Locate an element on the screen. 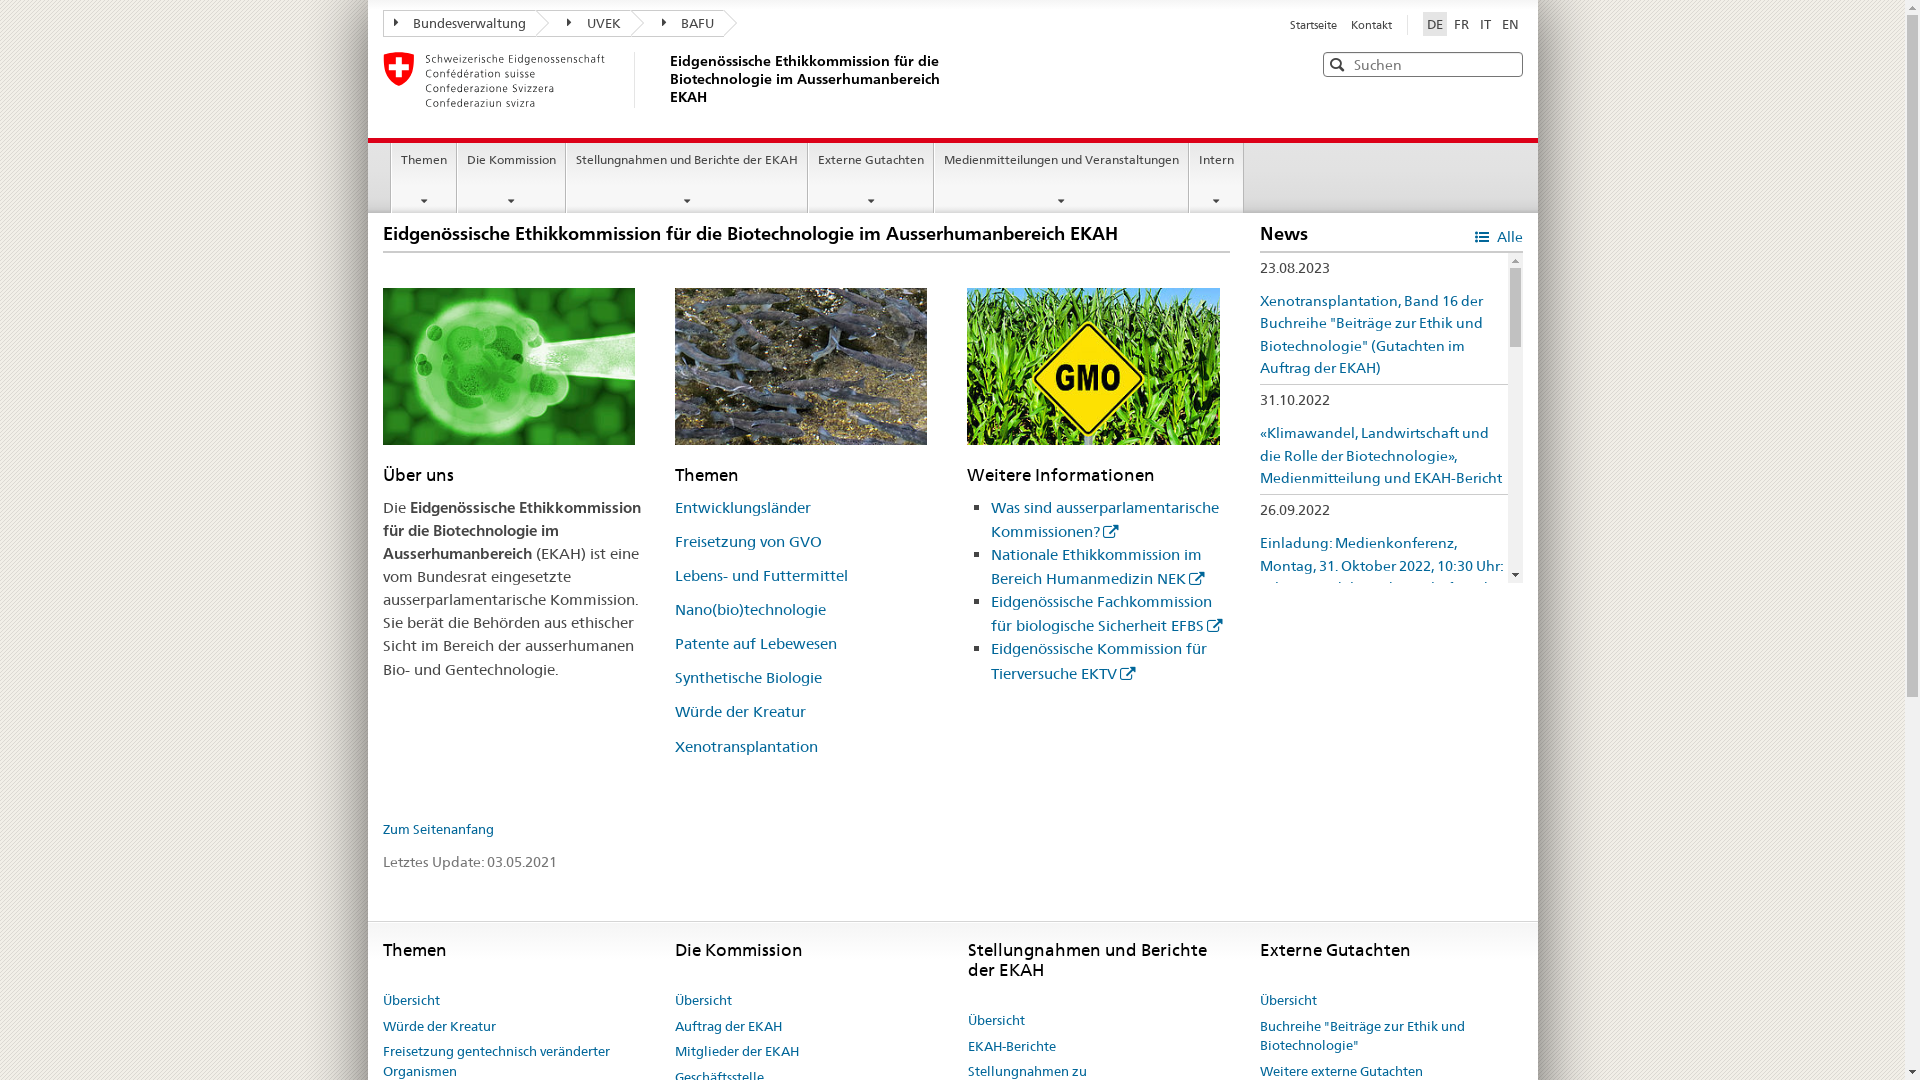 This screenshot has height=1080, width=1920. 'Medienmitteilungen und Veranstaltungen' is located at coordinates (1060, 176).